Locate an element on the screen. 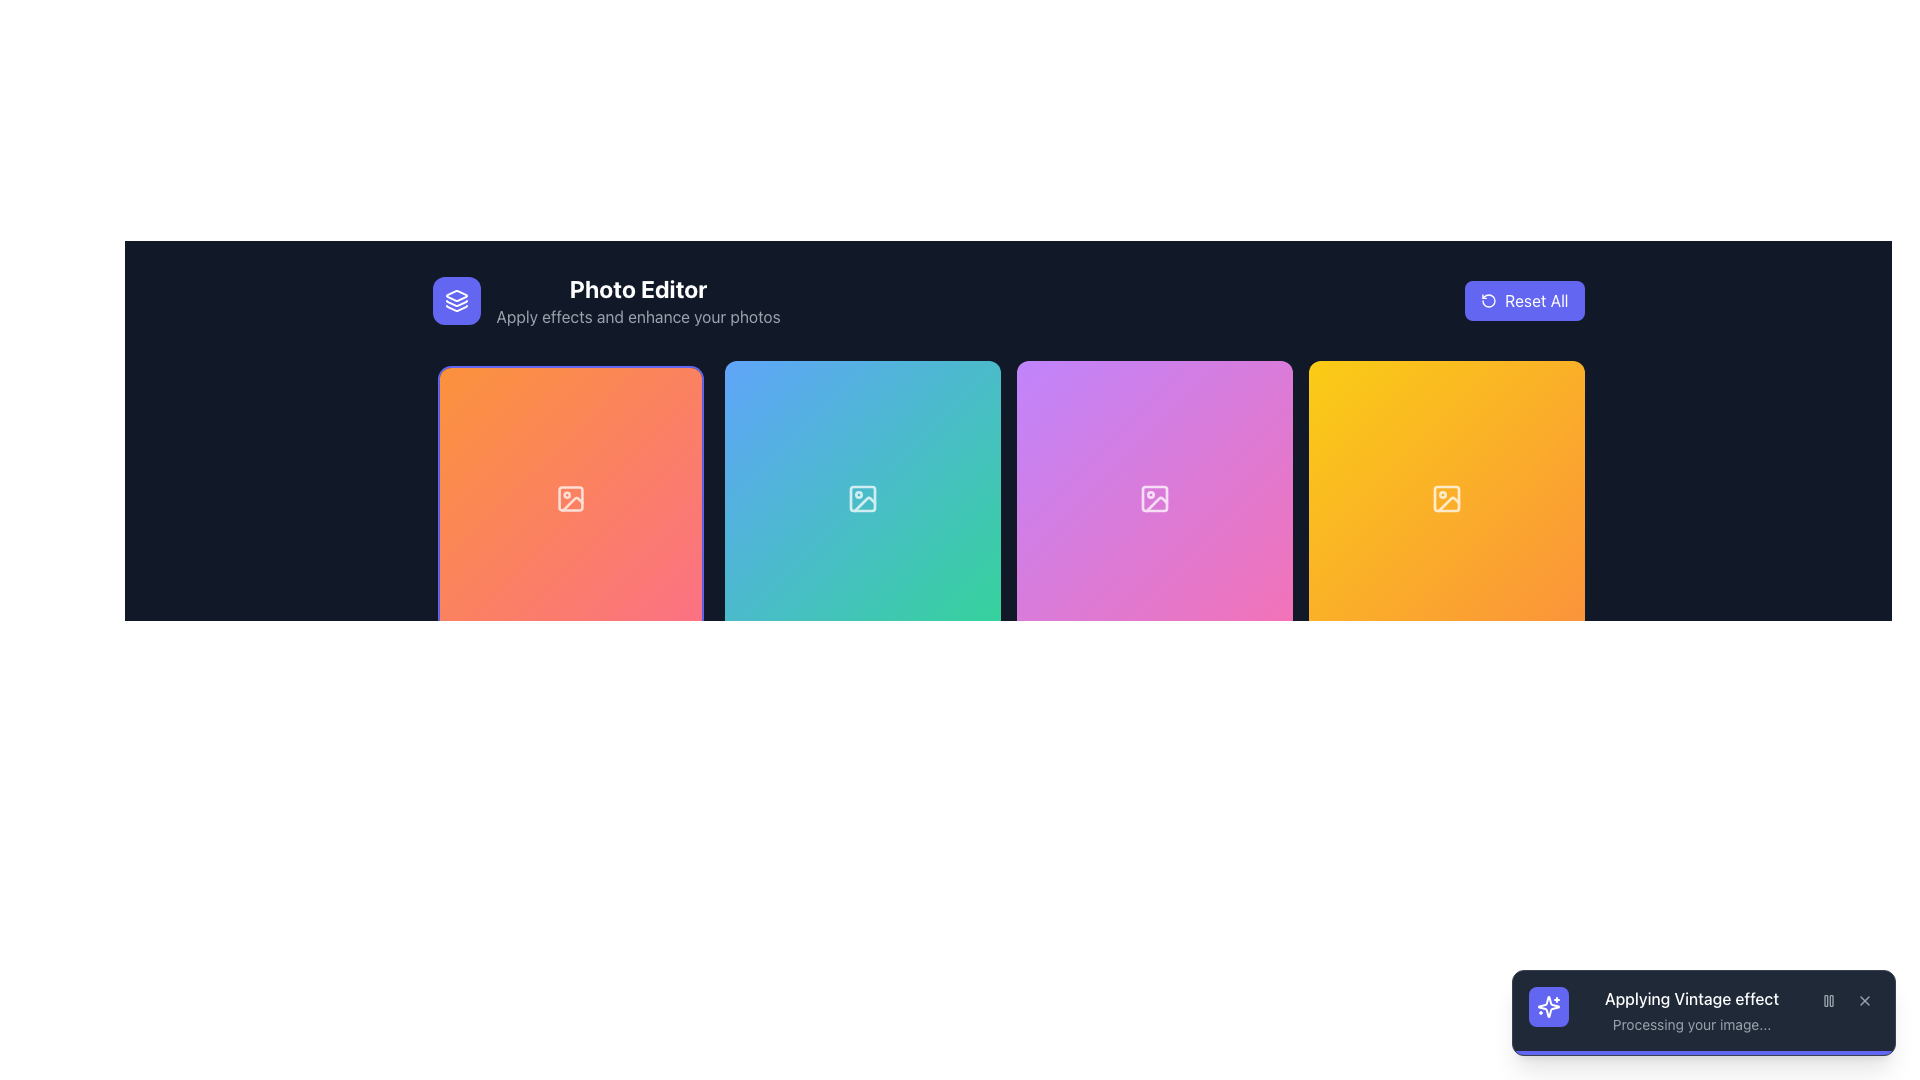 This screenshot has width=1920, height=1080. the left vertical bar of the pause button icon within the 'Applying Vintage Effect' status notification located in the bottom-right notification bar is located at coordinates (1826, 1001).